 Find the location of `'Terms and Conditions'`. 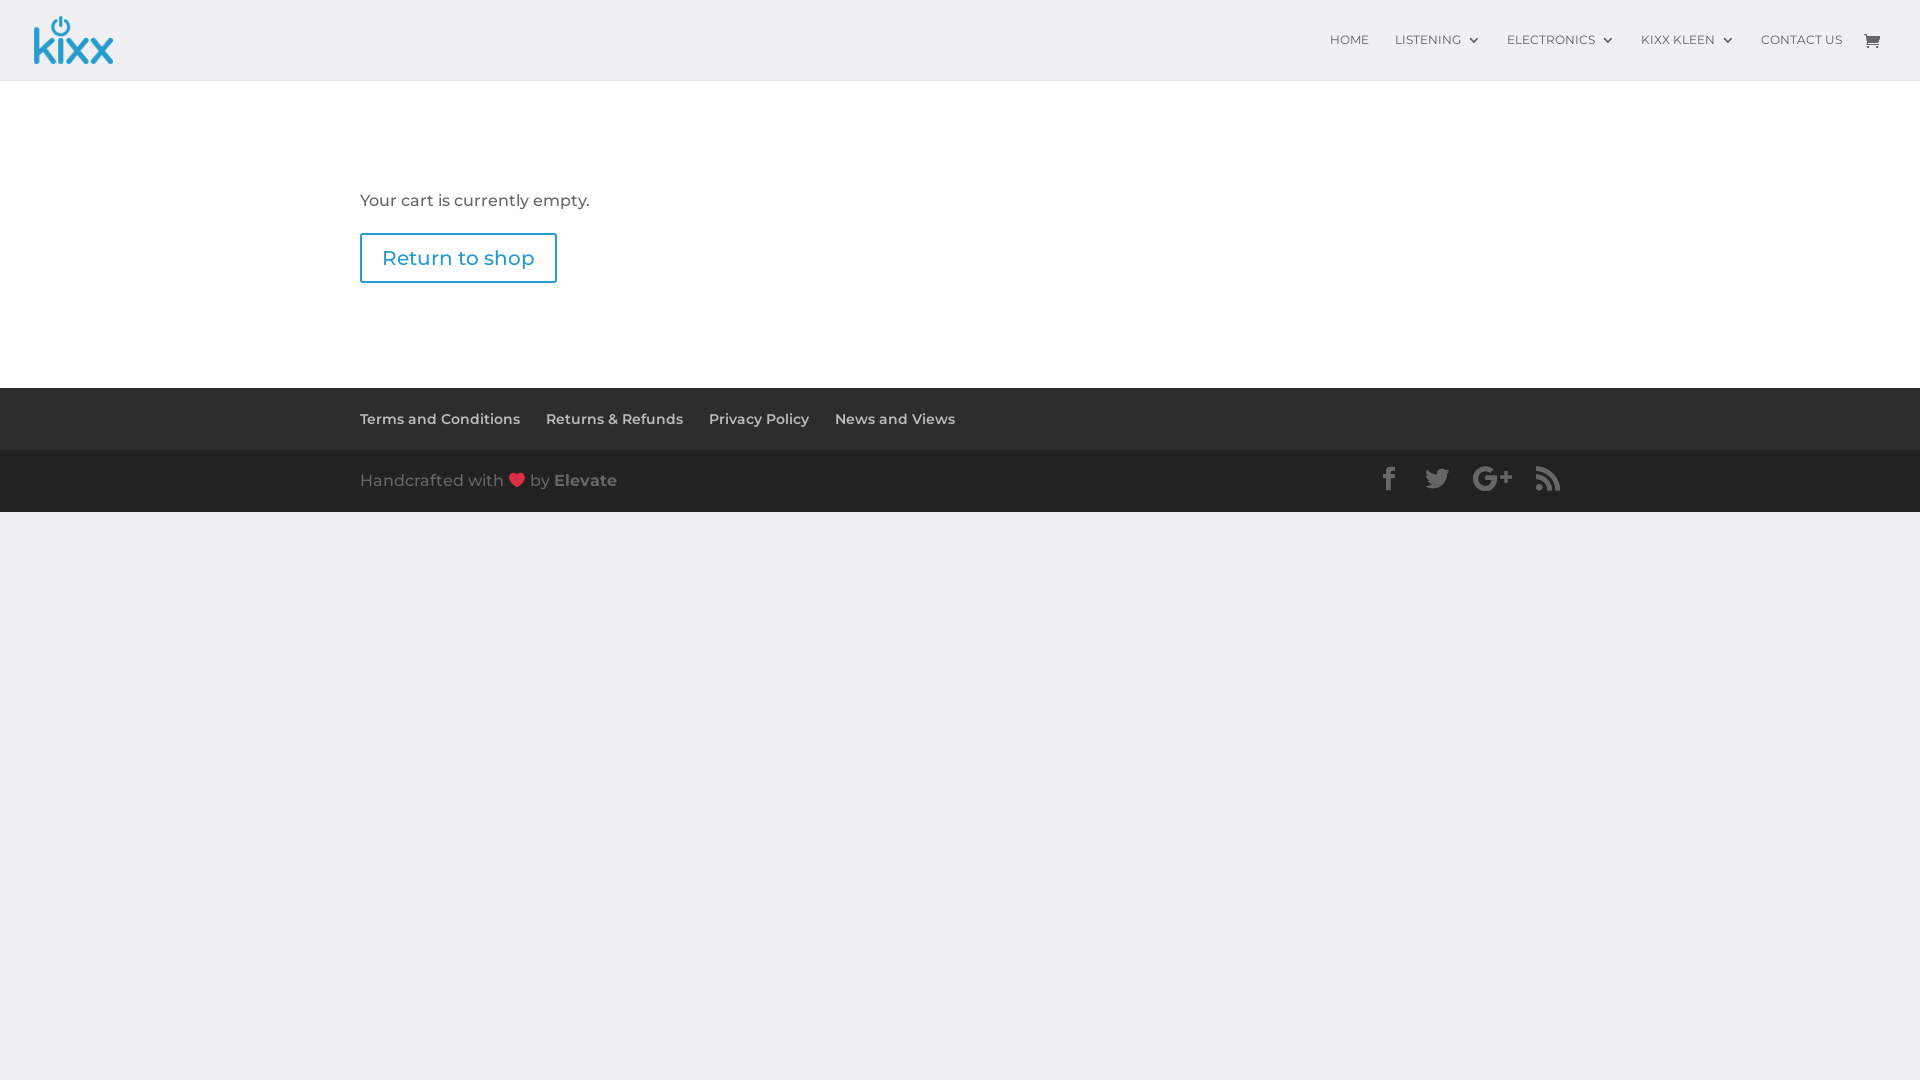

'Terms and Conditions' is located at coordinates (439, 418).